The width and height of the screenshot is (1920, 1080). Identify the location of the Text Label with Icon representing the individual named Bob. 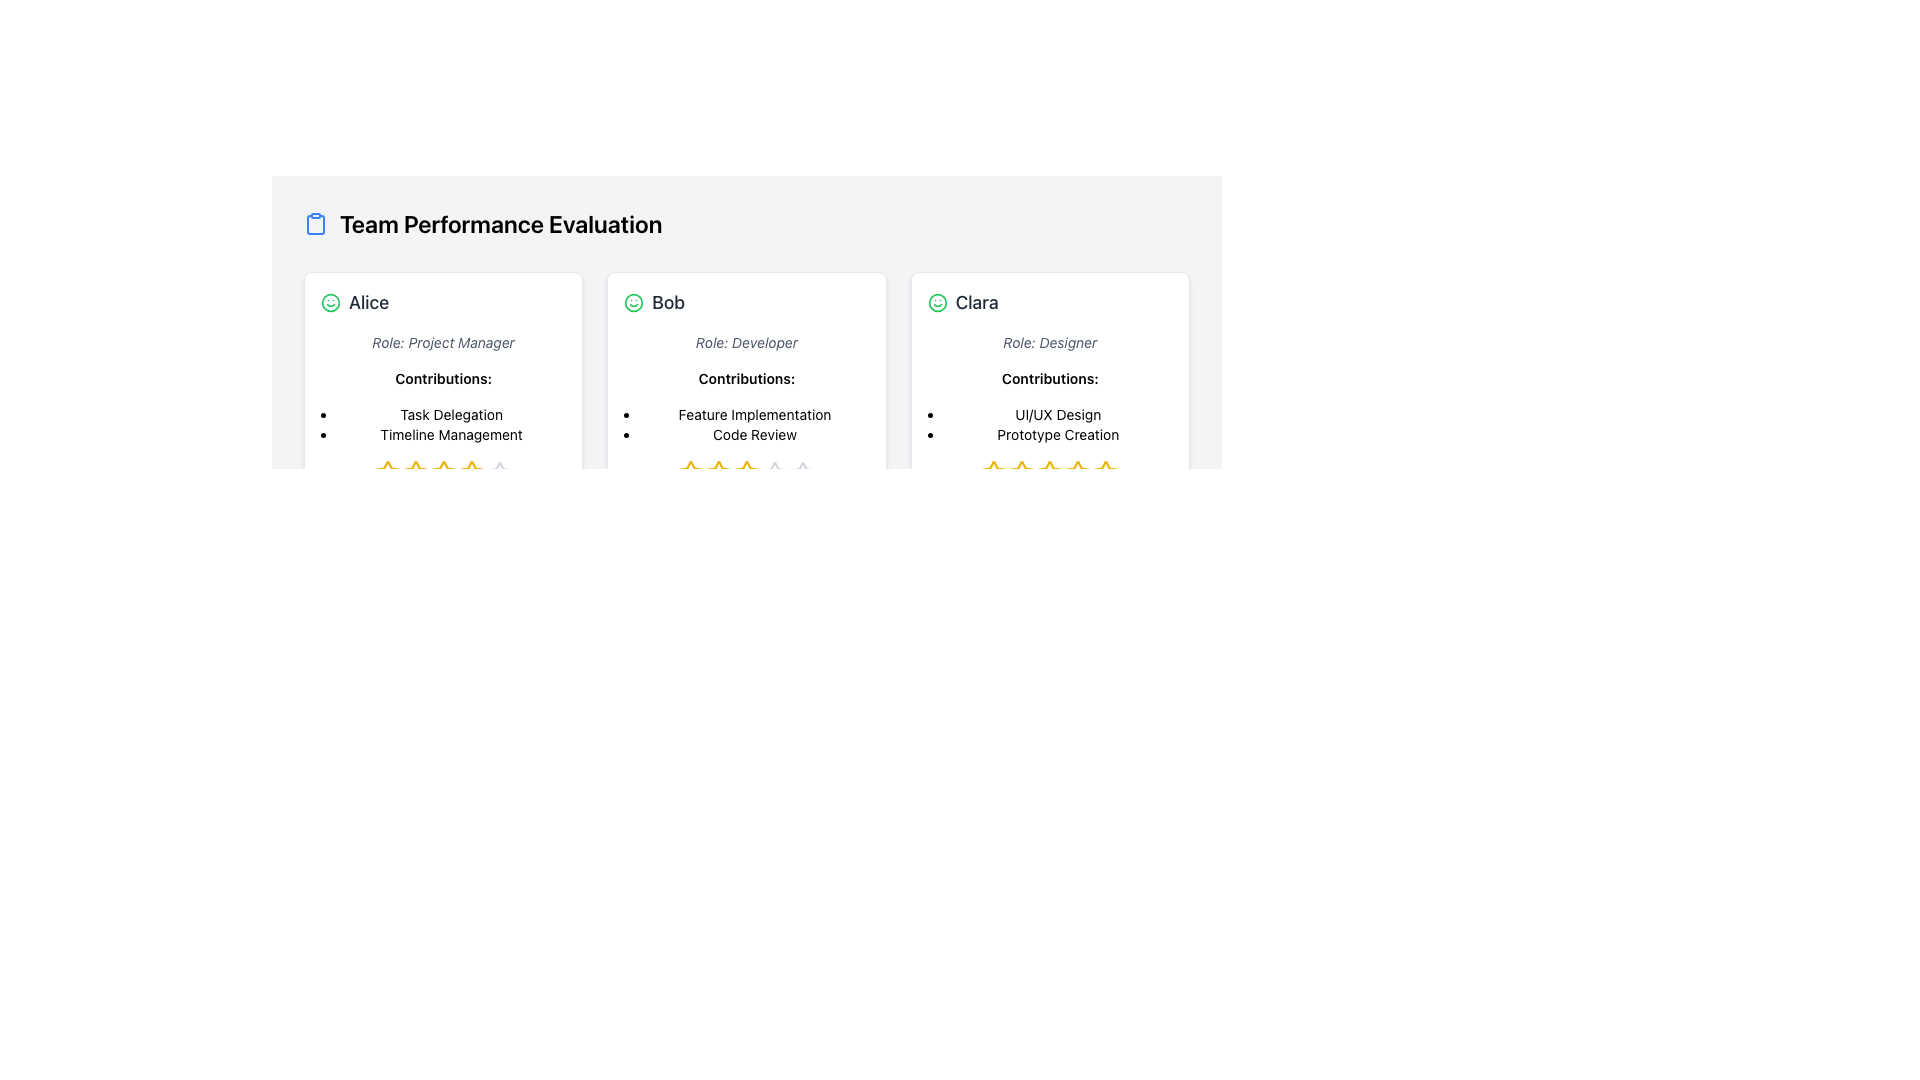
(746, 303).